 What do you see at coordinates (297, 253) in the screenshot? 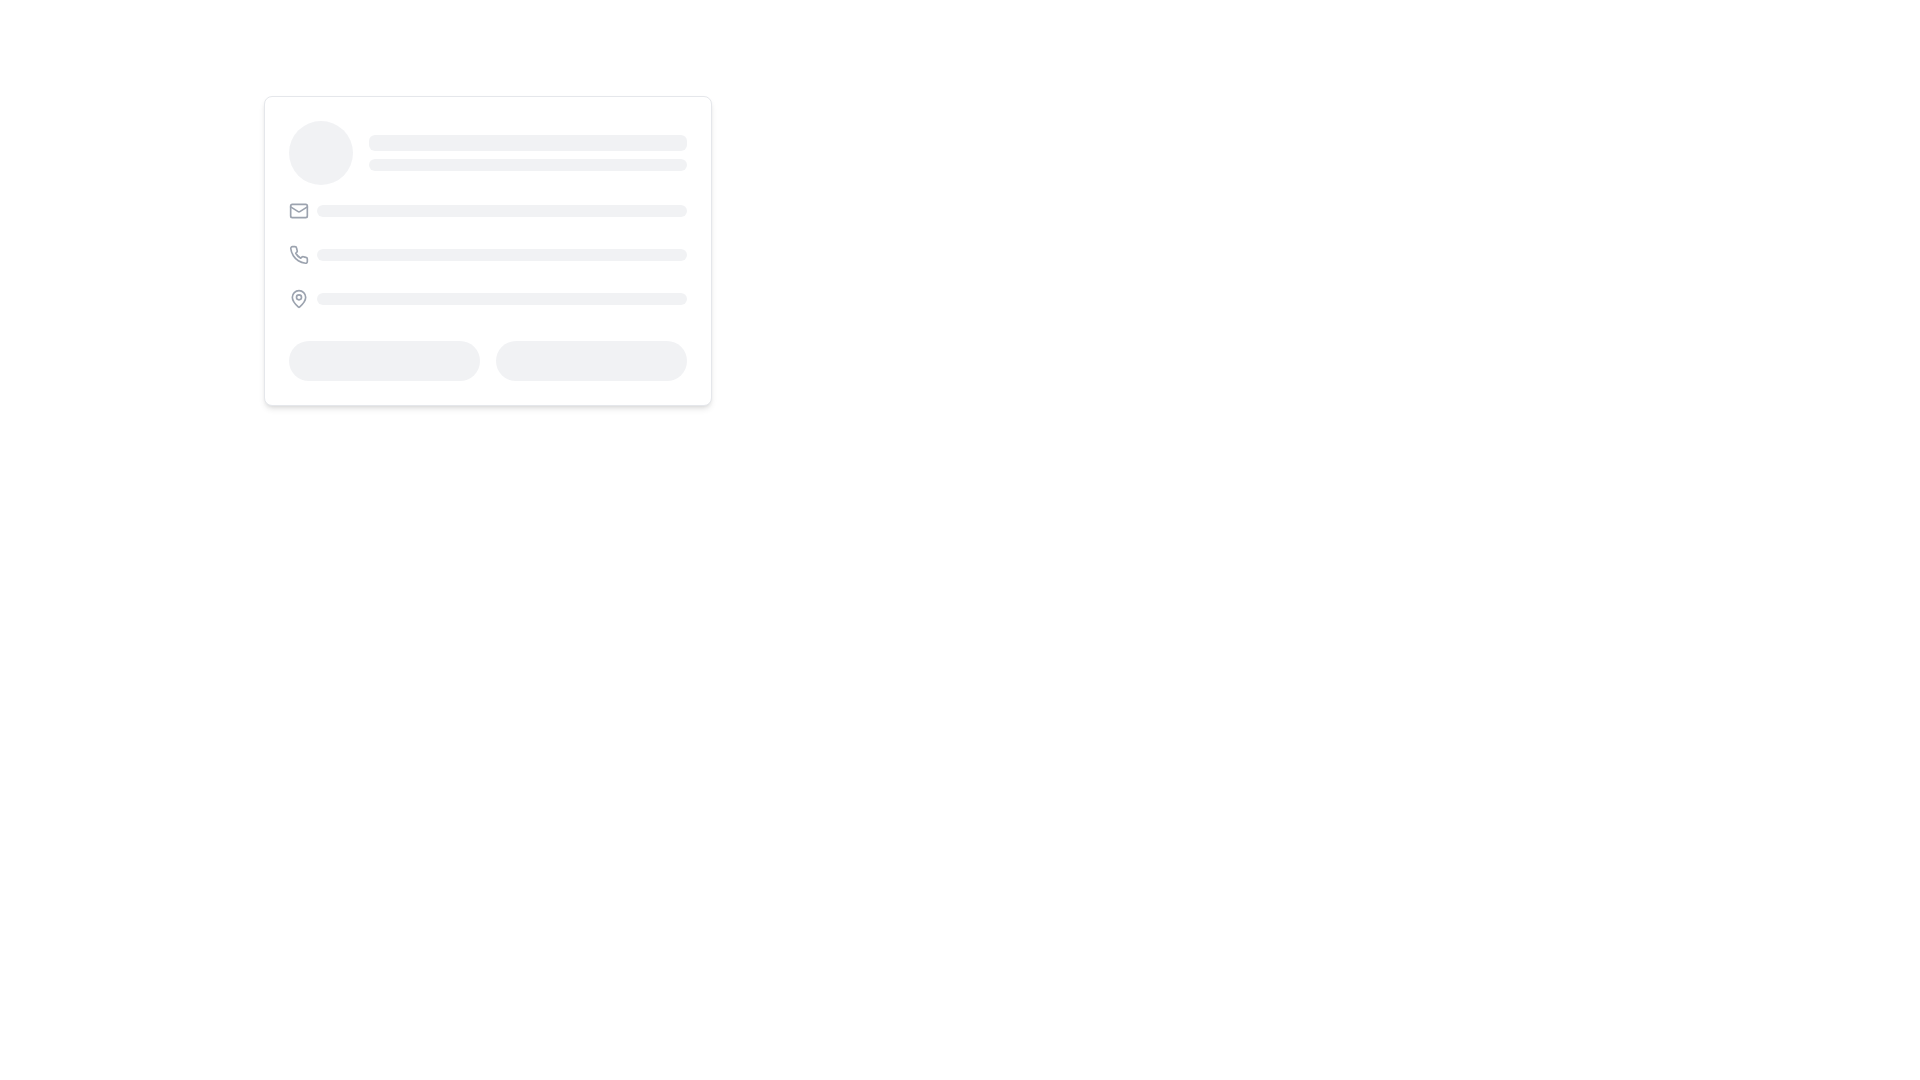
I see `the phone icon located at the upper left of the user interface card, which visually represents phone or calling features` at bounding box center [297, 253].